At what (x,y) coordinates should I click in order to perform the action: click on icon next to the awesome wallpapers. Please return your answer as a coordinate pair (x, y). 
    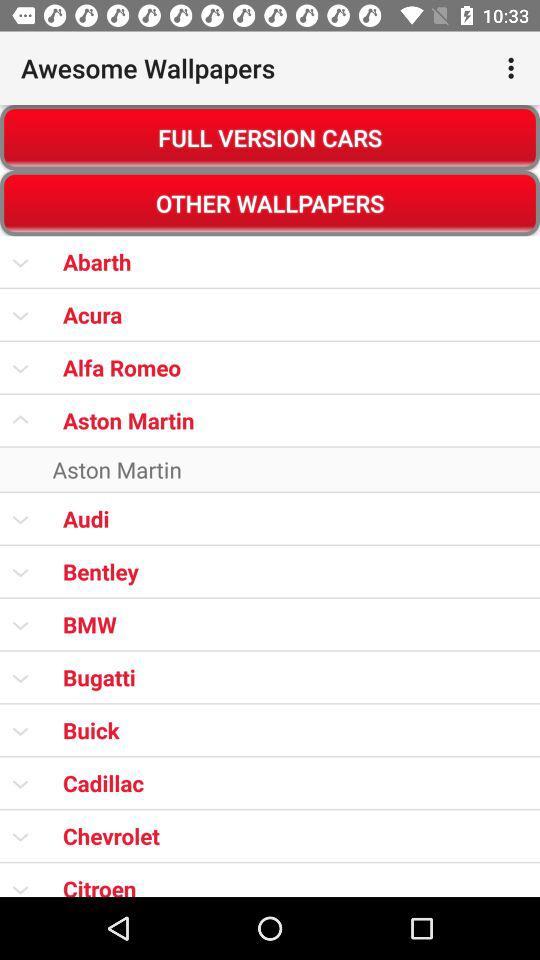
    Looking at the image, I should click on (513, 68).